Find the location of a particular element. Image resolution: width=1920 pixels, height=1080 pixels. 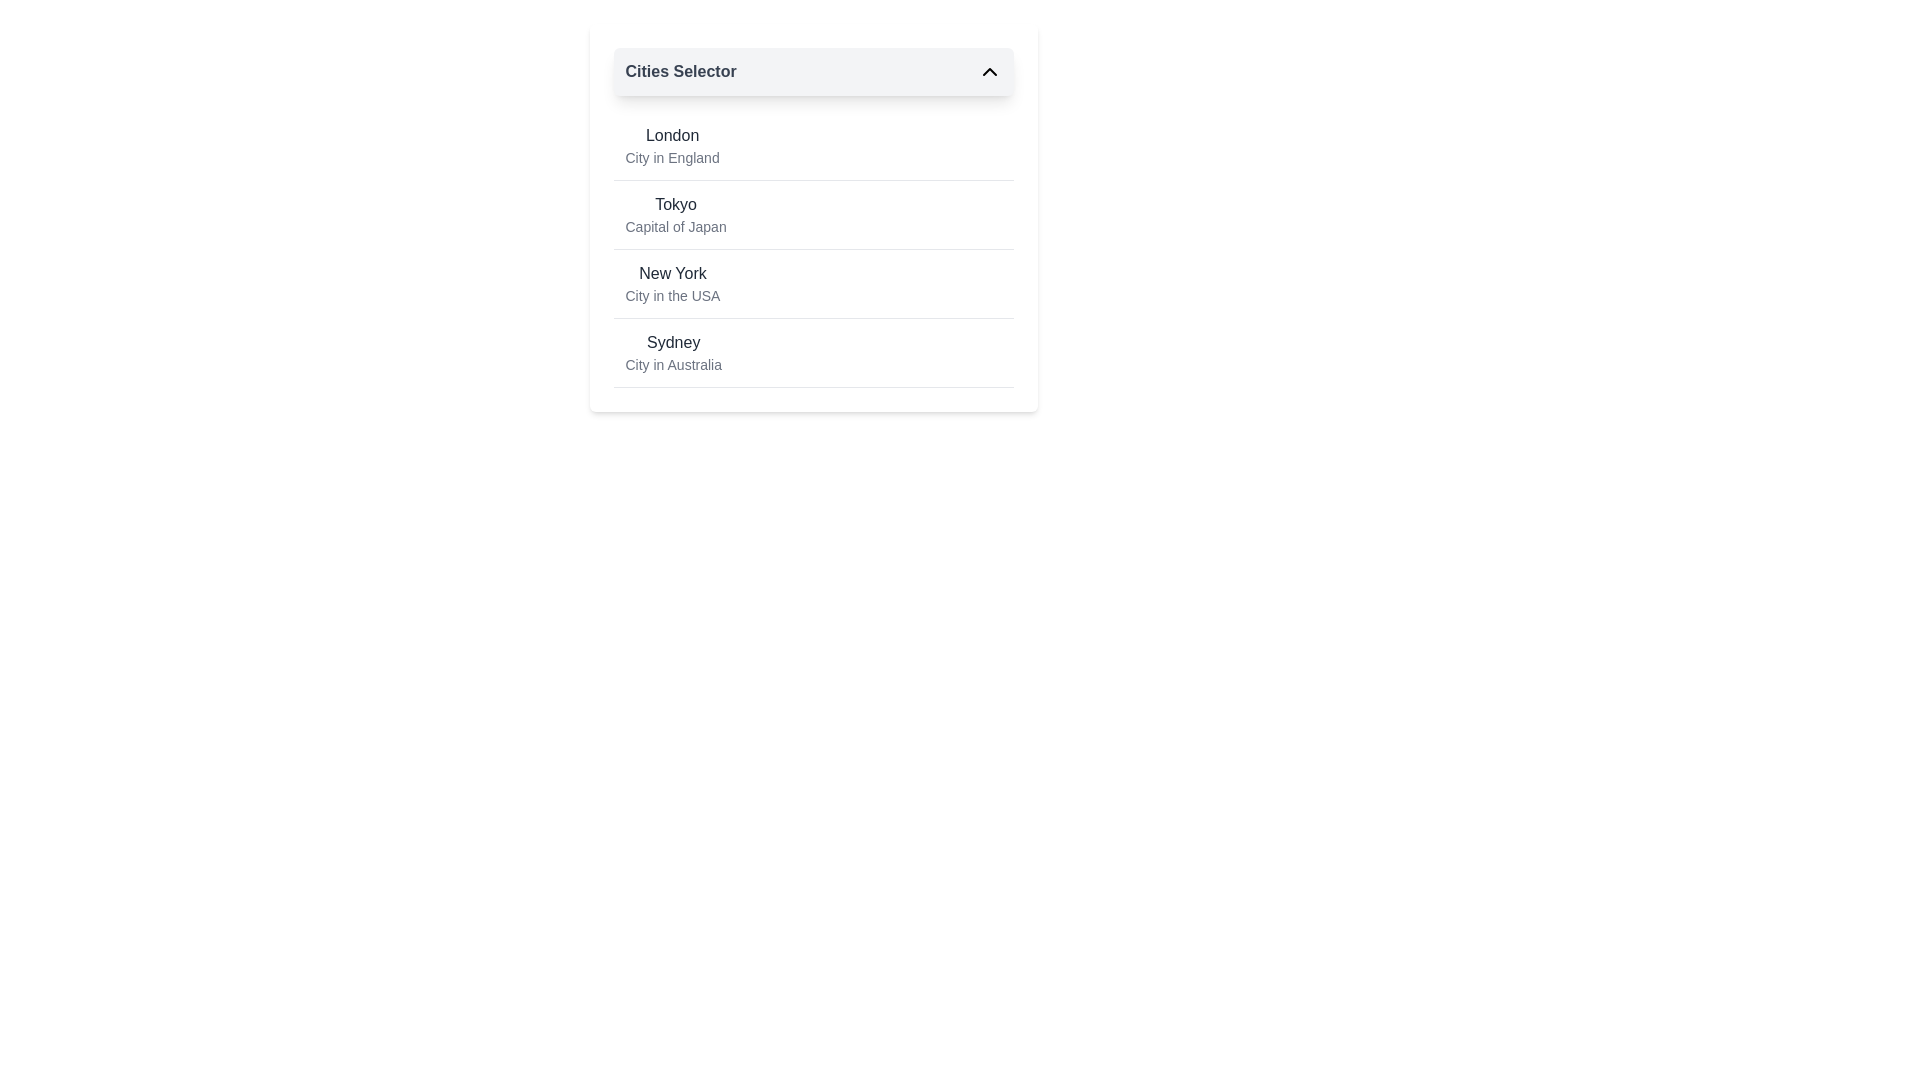

the text label displaying information about the city of Tokyo is located at coordinates (676, 215).